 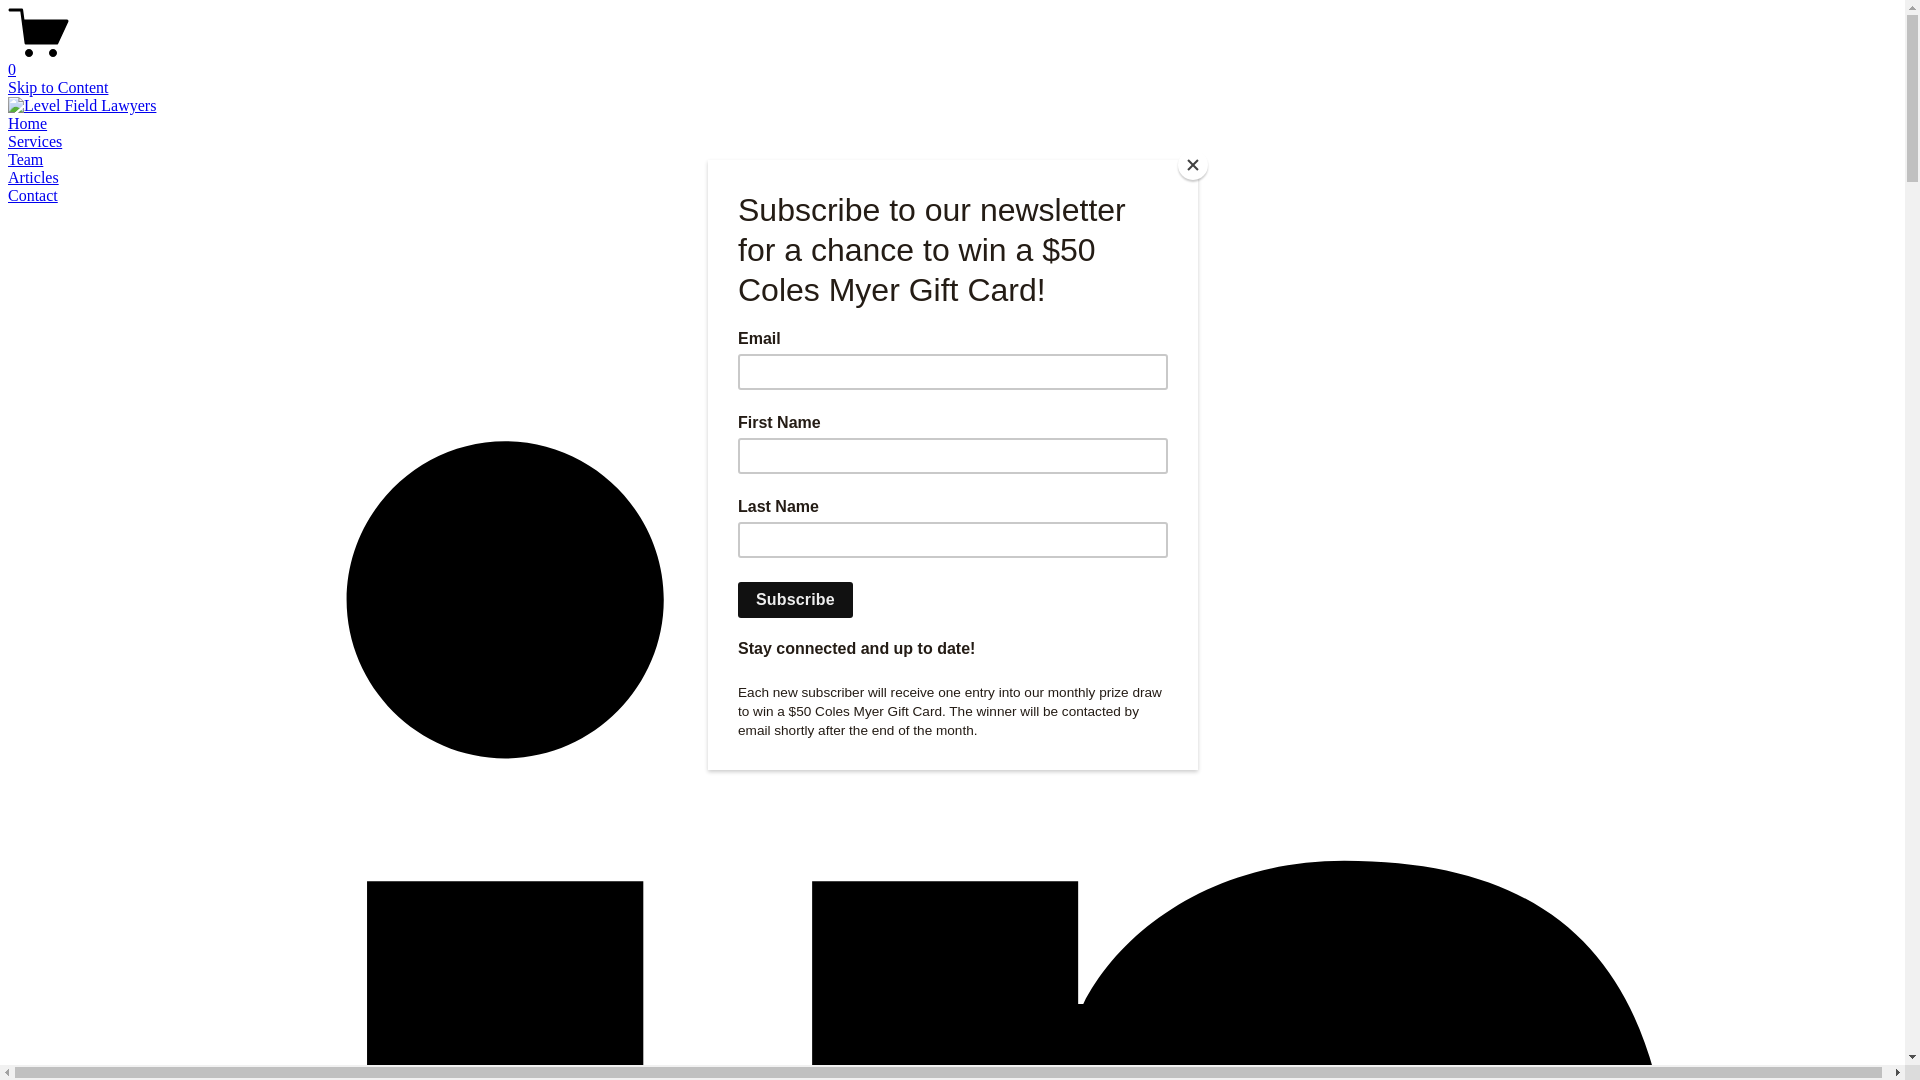 What do you see at coordinates (57, 86) in the screenshot?
I see `'Skip to Content'` at bounding box center [57, 86].